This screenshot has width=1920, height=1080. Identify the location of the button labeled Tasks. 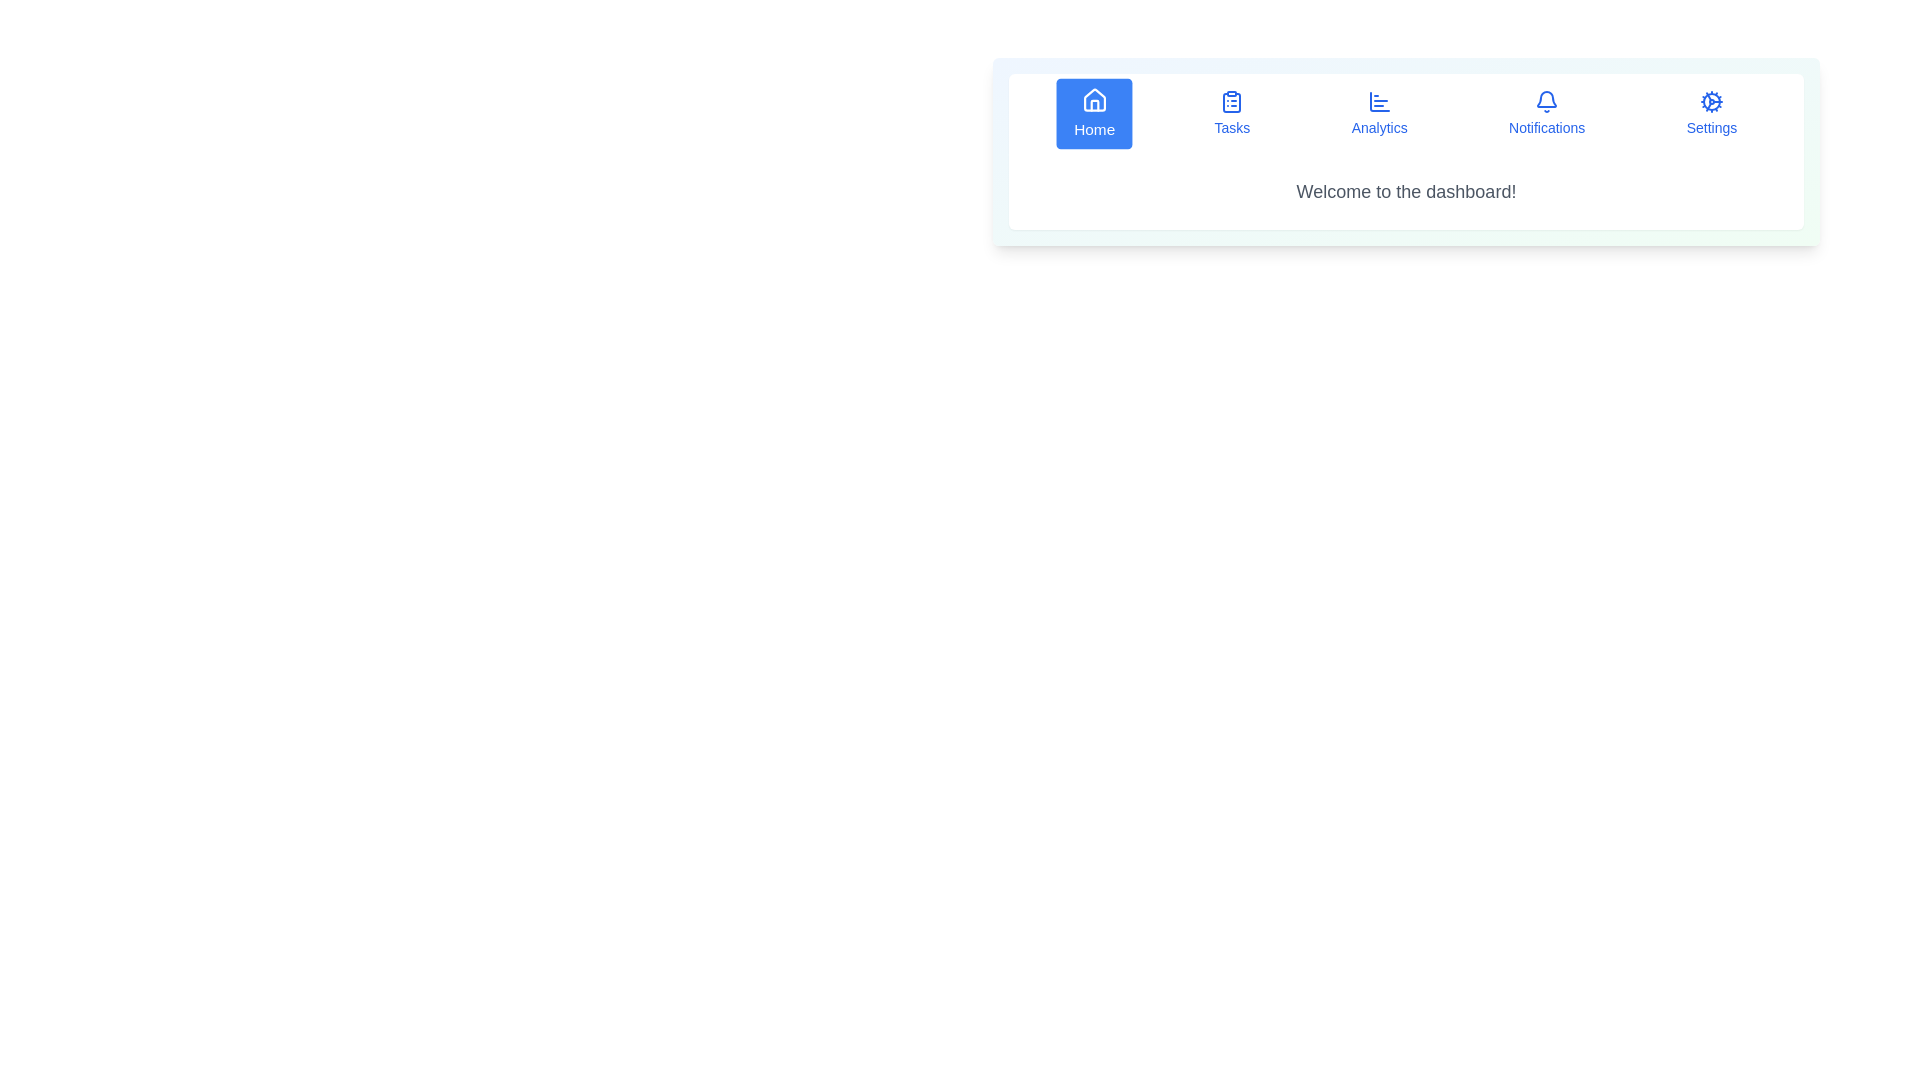
(1231, 114).